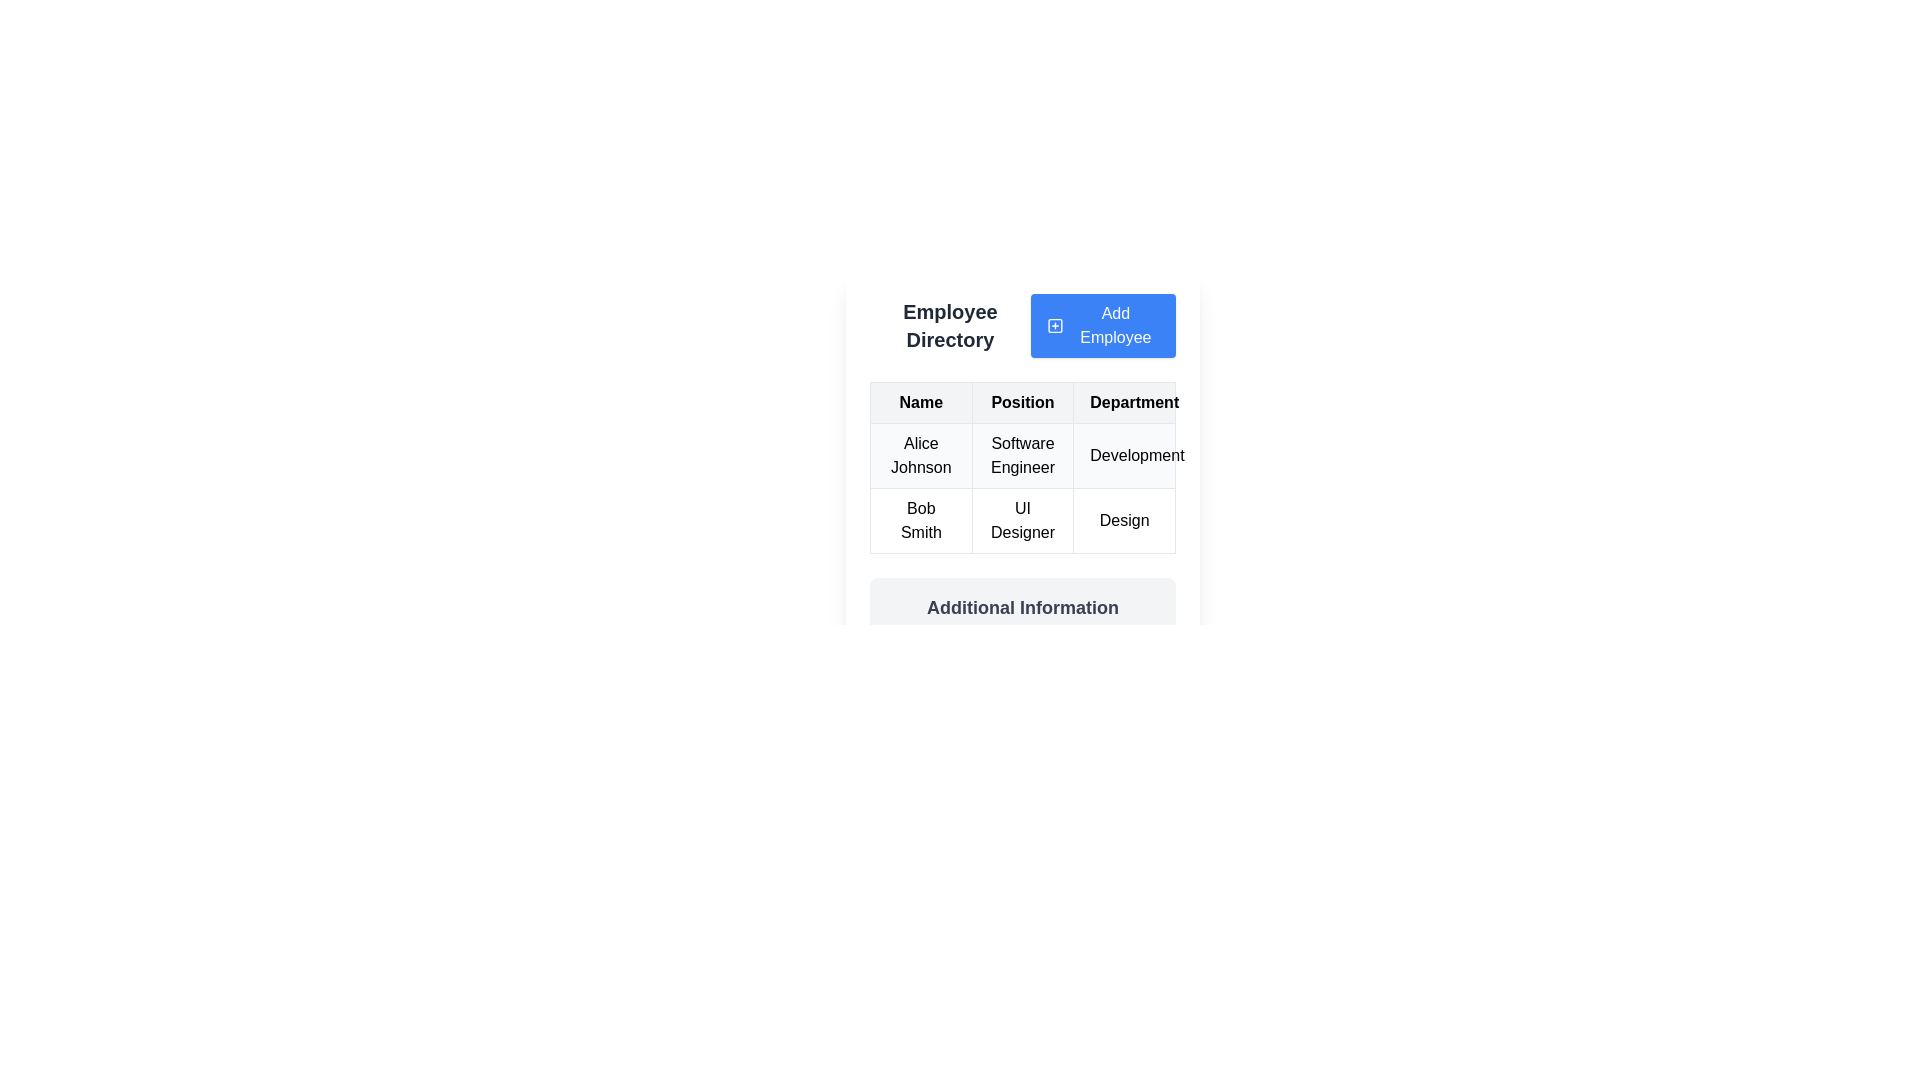 The image size is (1920, 1080). What do you see at coordinates (920, 455) in the screenshot?
I see `the text element displaying 'Alice Johnson' in the 'Name' column of the table` at bounding box center [920, 455].